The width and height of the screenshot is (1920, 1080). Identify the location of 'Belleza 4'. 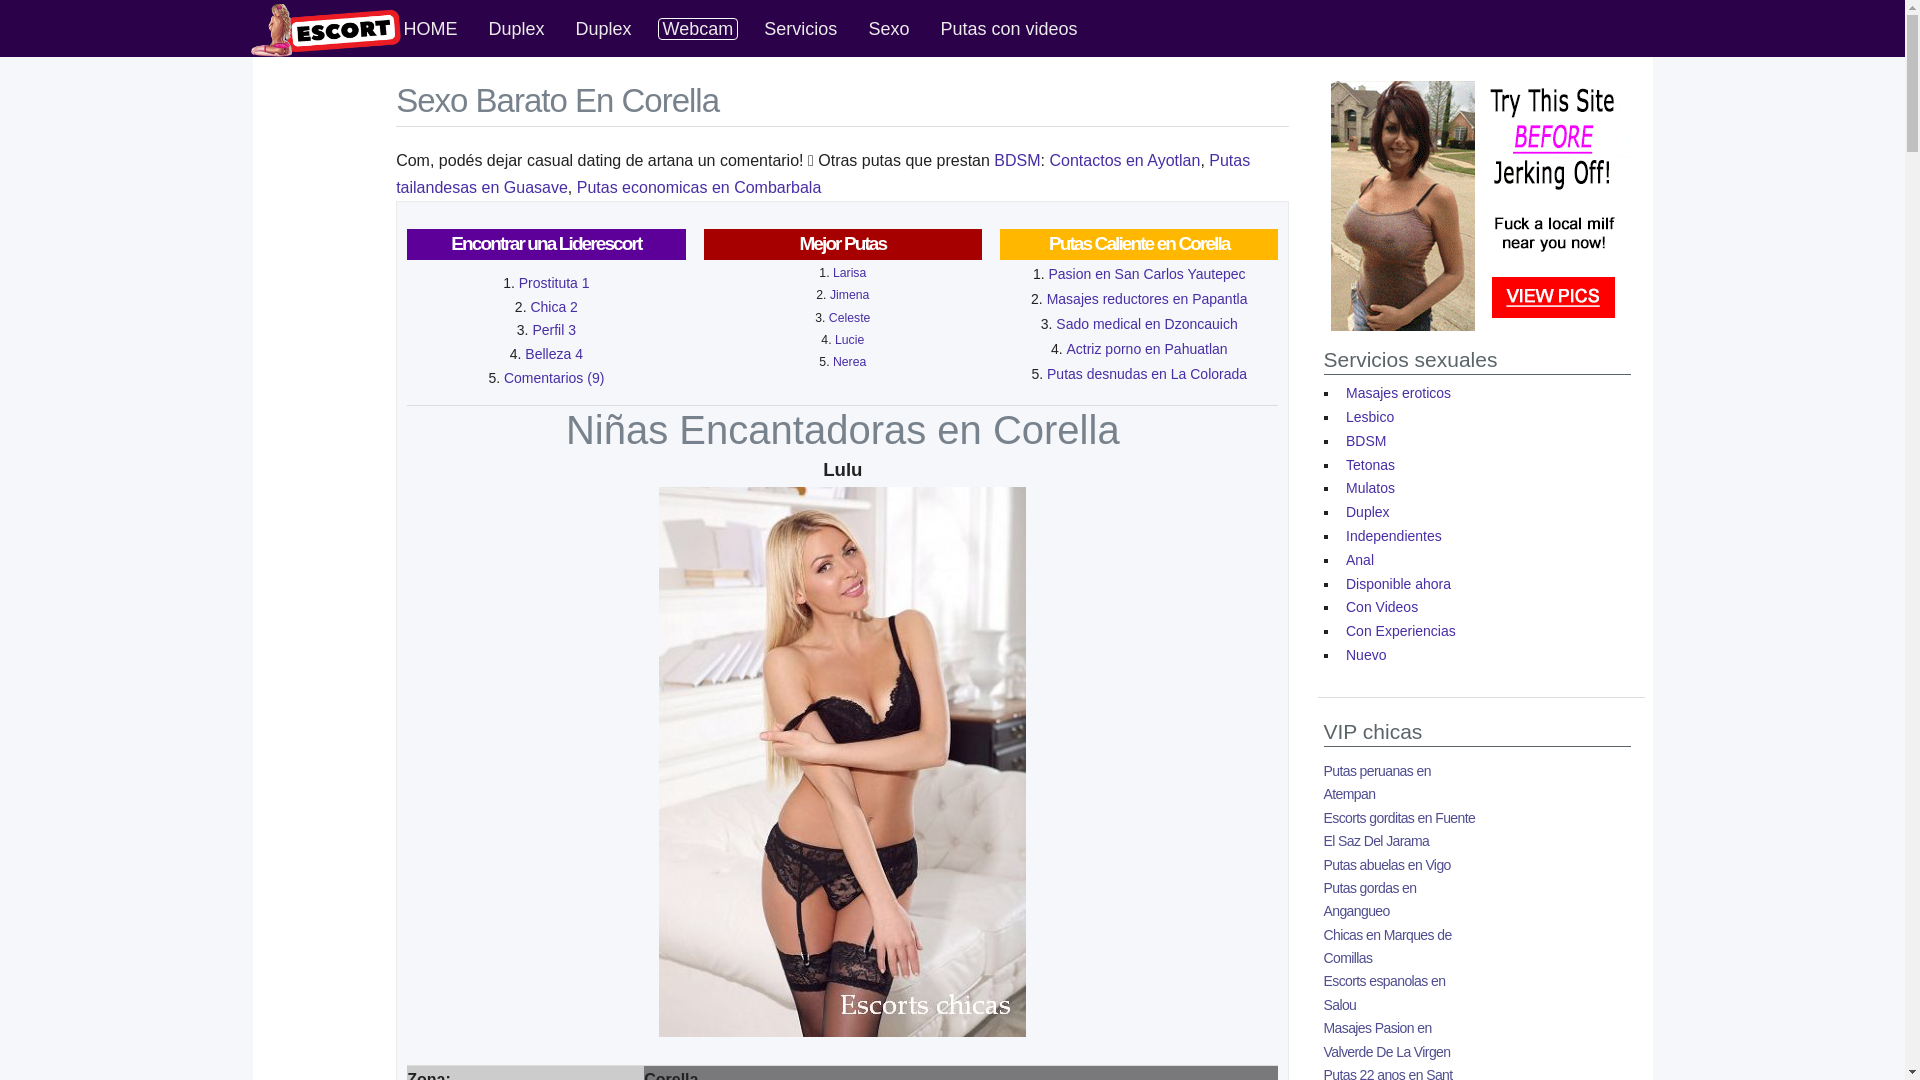
(553, 353).